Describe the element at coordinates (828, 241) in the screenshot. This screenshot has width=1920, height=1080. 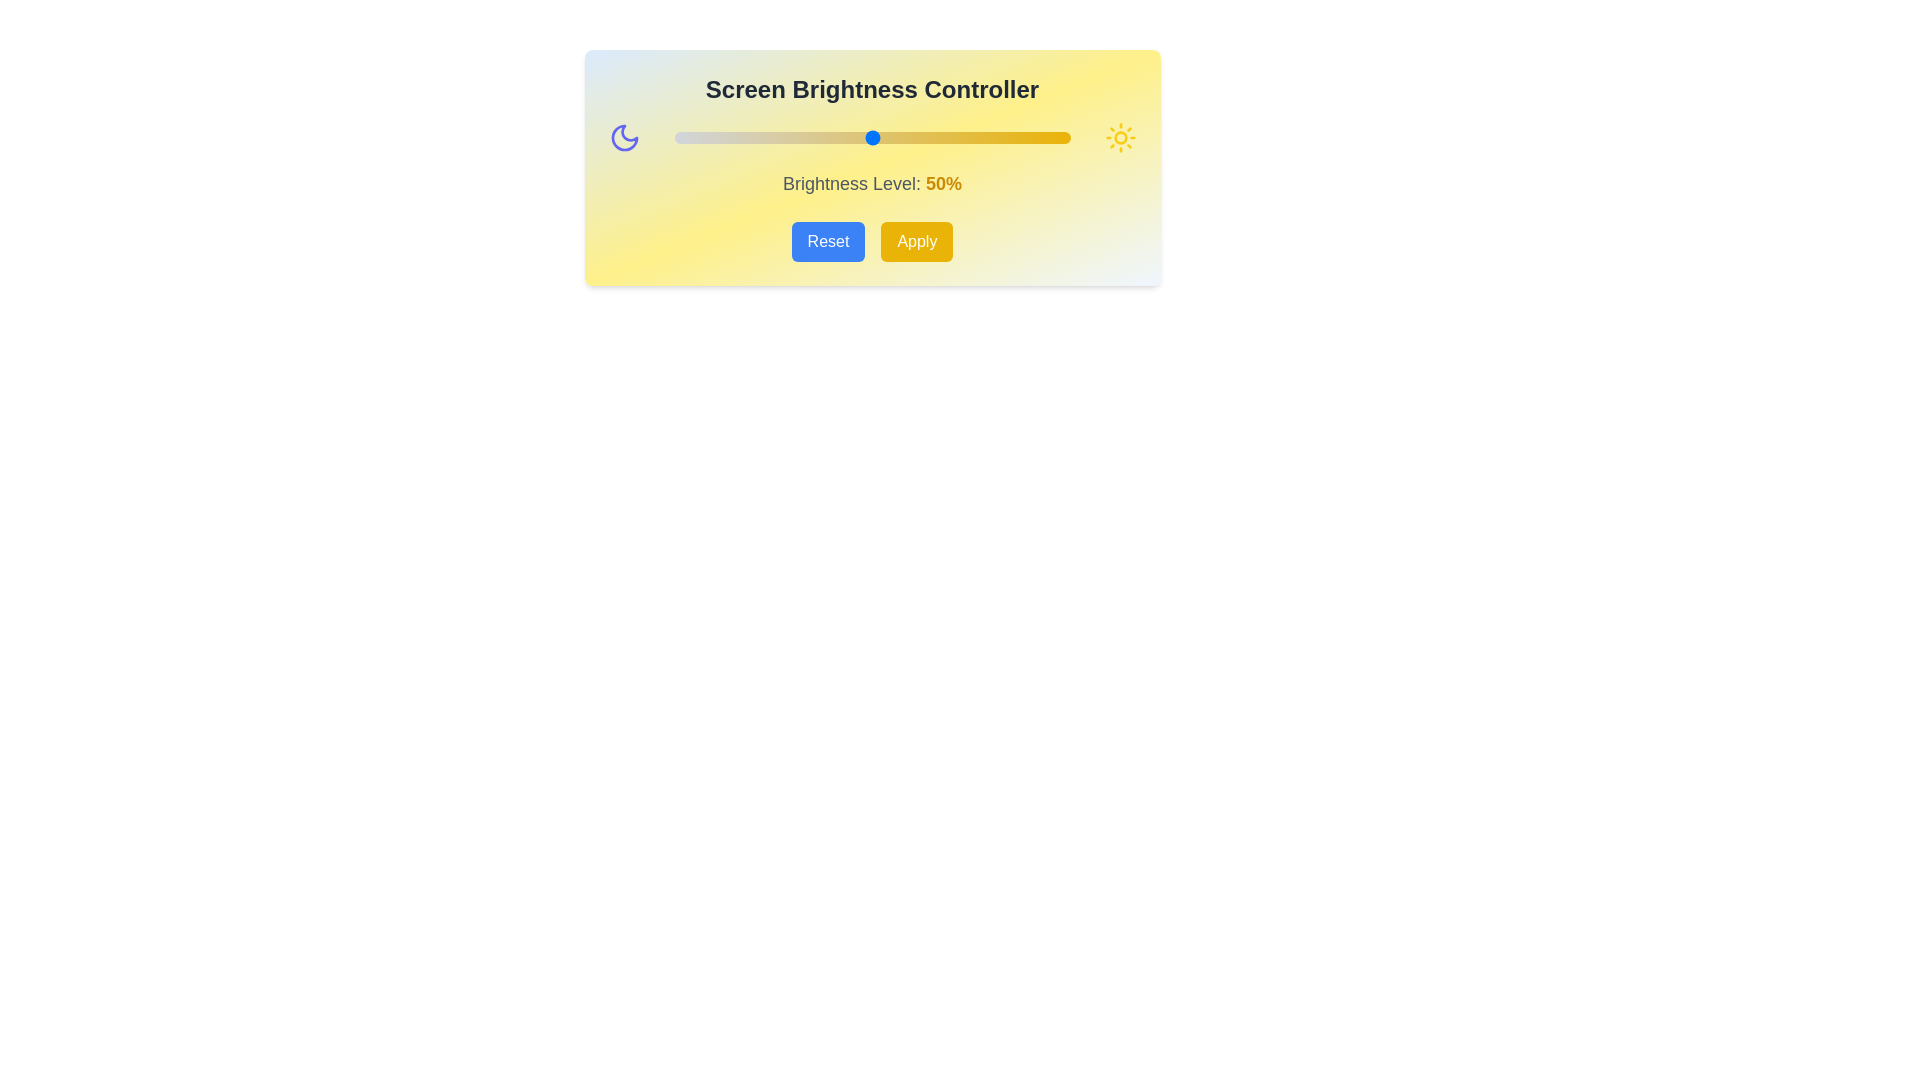
I see `'Reset' button to restore the brightness to its default value` at that location.